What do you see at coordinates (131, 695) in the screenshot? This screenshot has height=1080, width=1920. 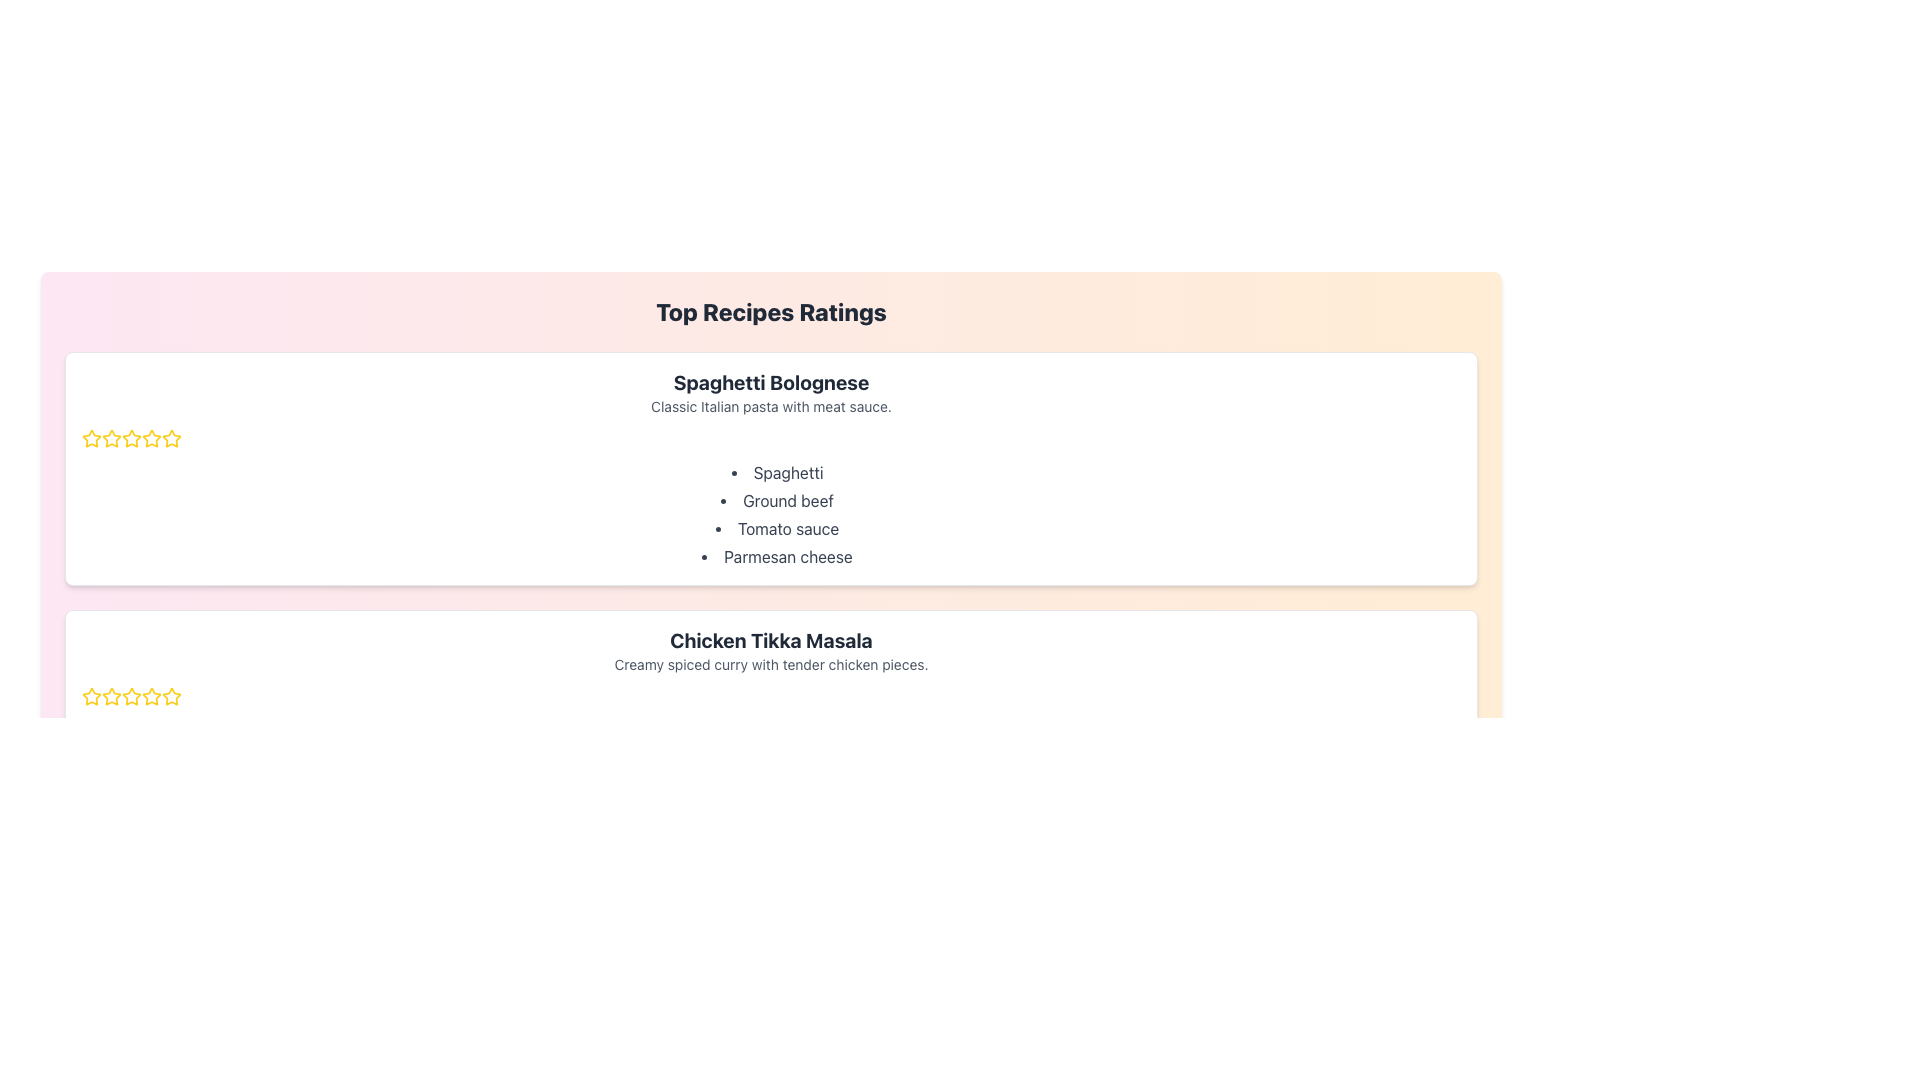 I see `the second star icon in the star rating component for the Chicken Tikka Masala recipe` at bounding box center [131, 695].